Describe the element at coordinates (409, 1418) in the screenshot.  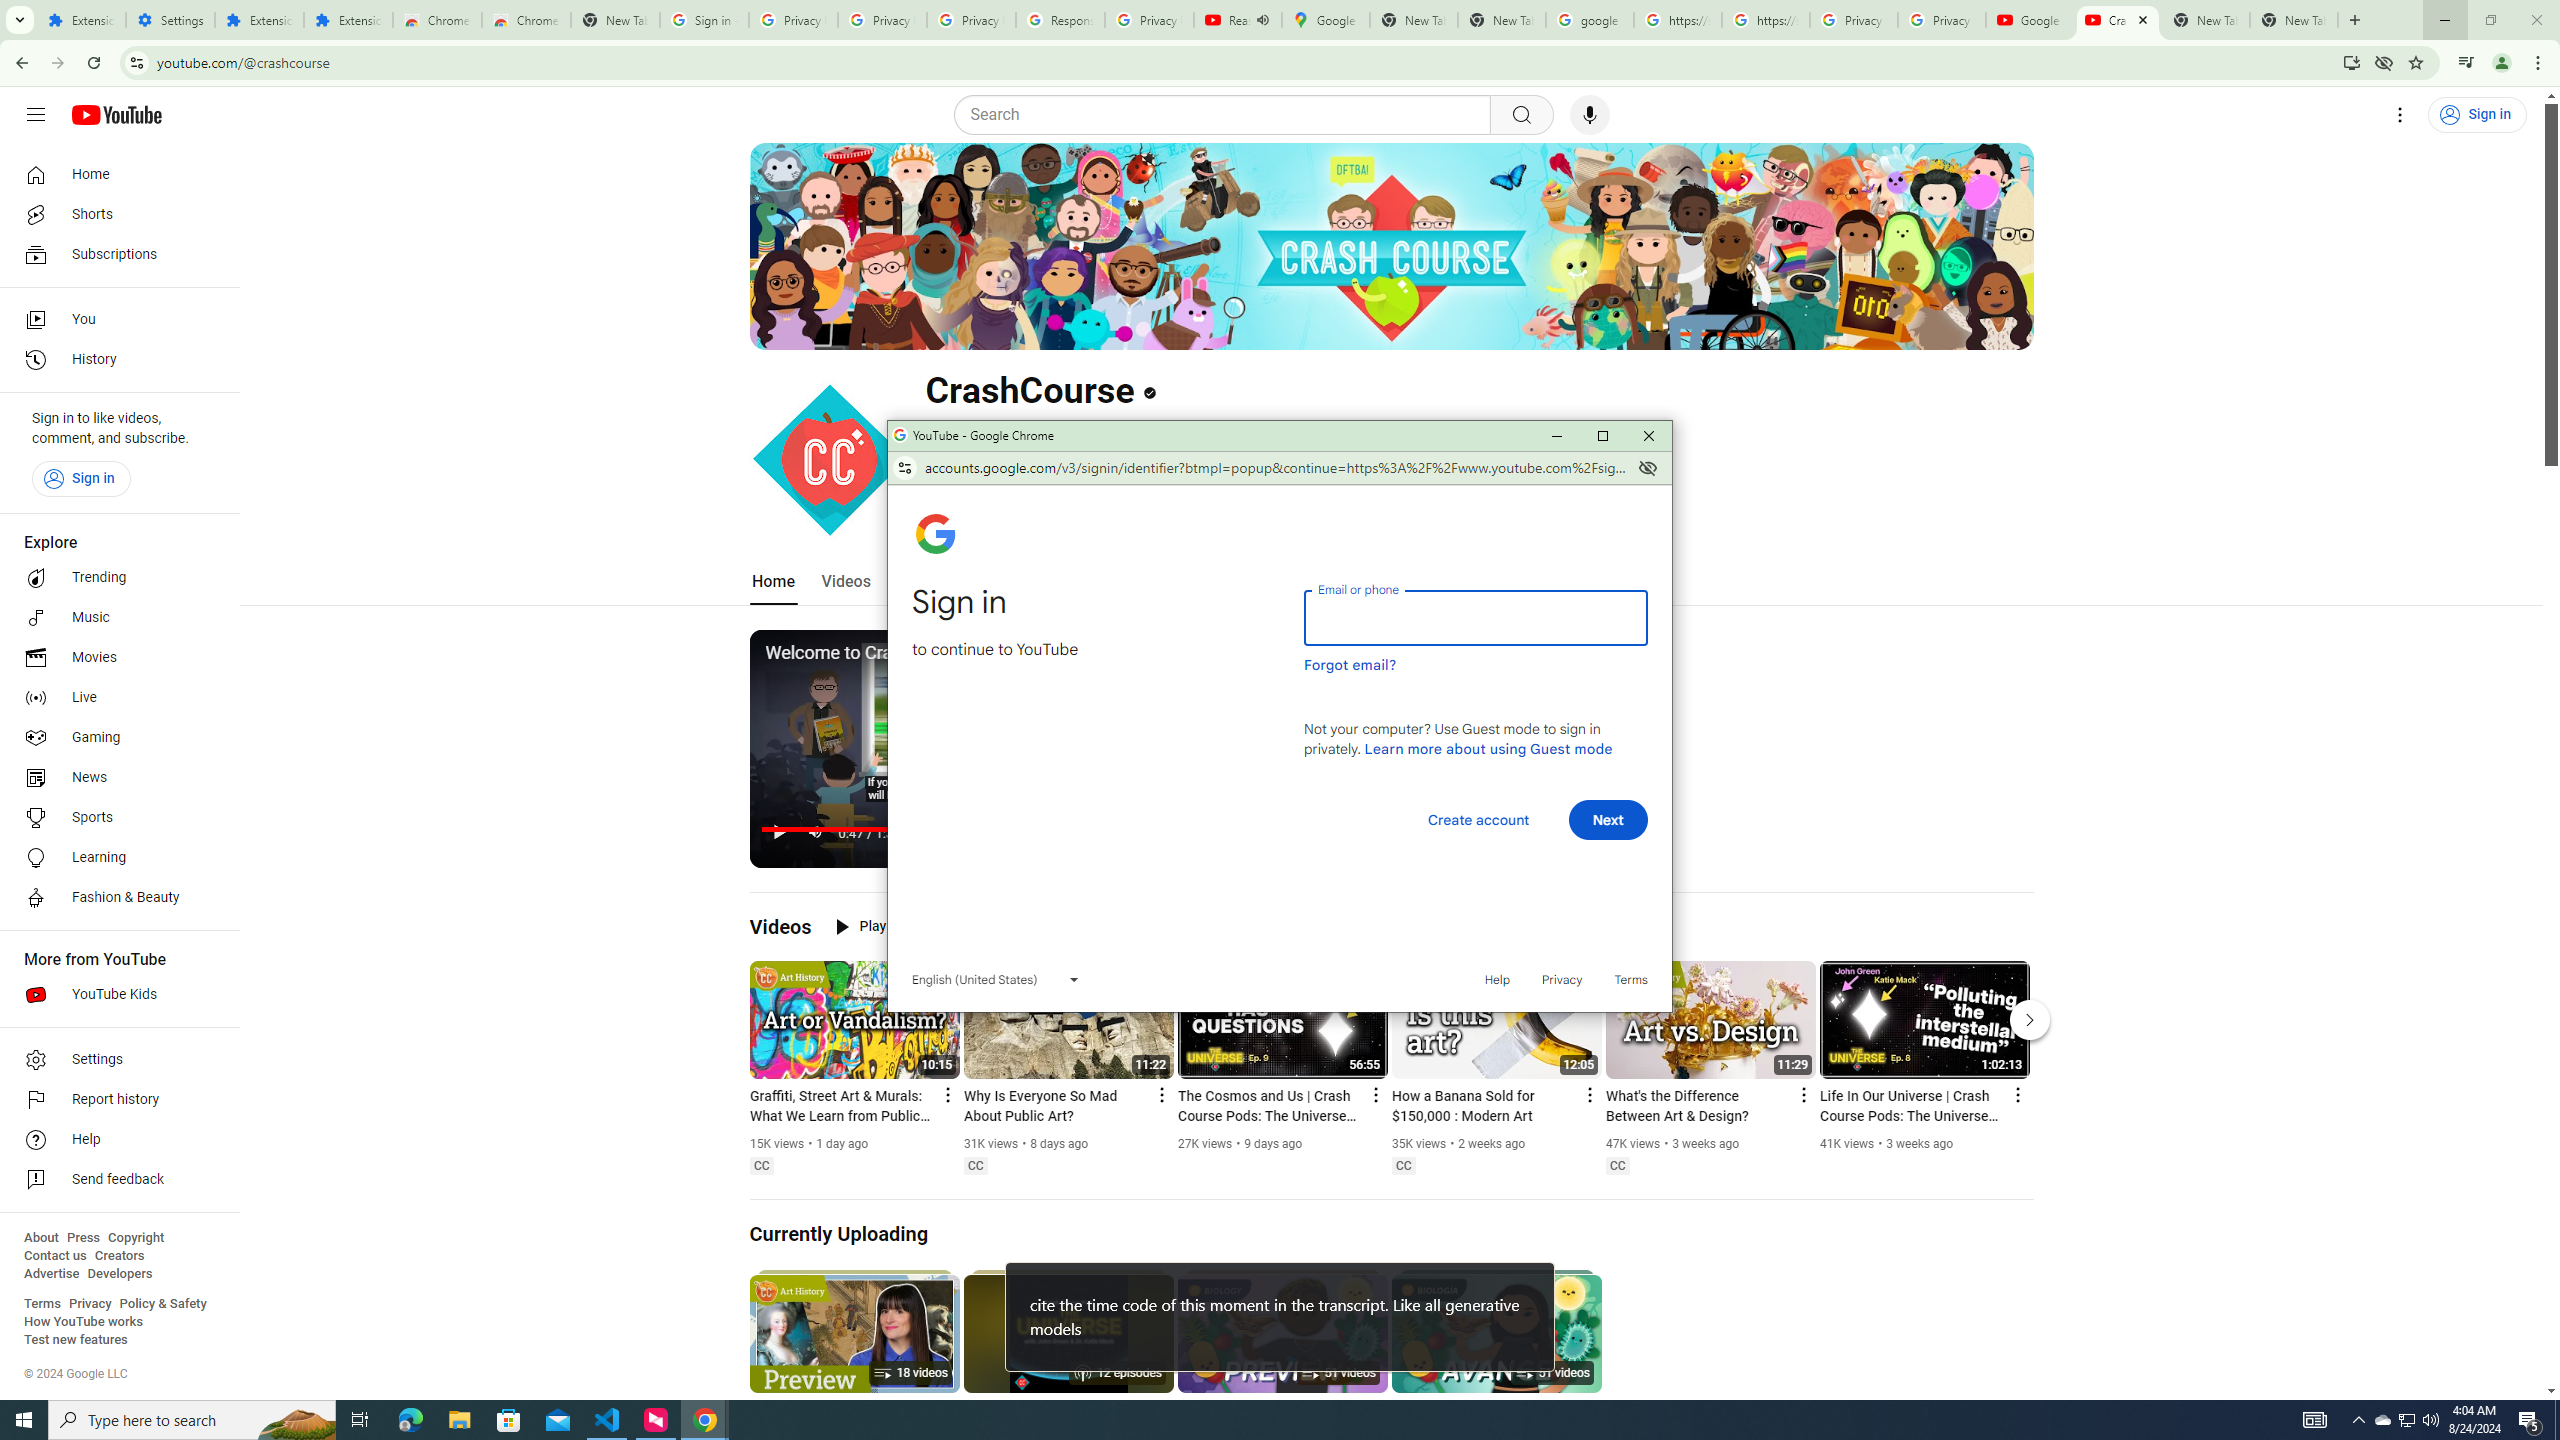
I see `'Microsoft Edge'` at that location.